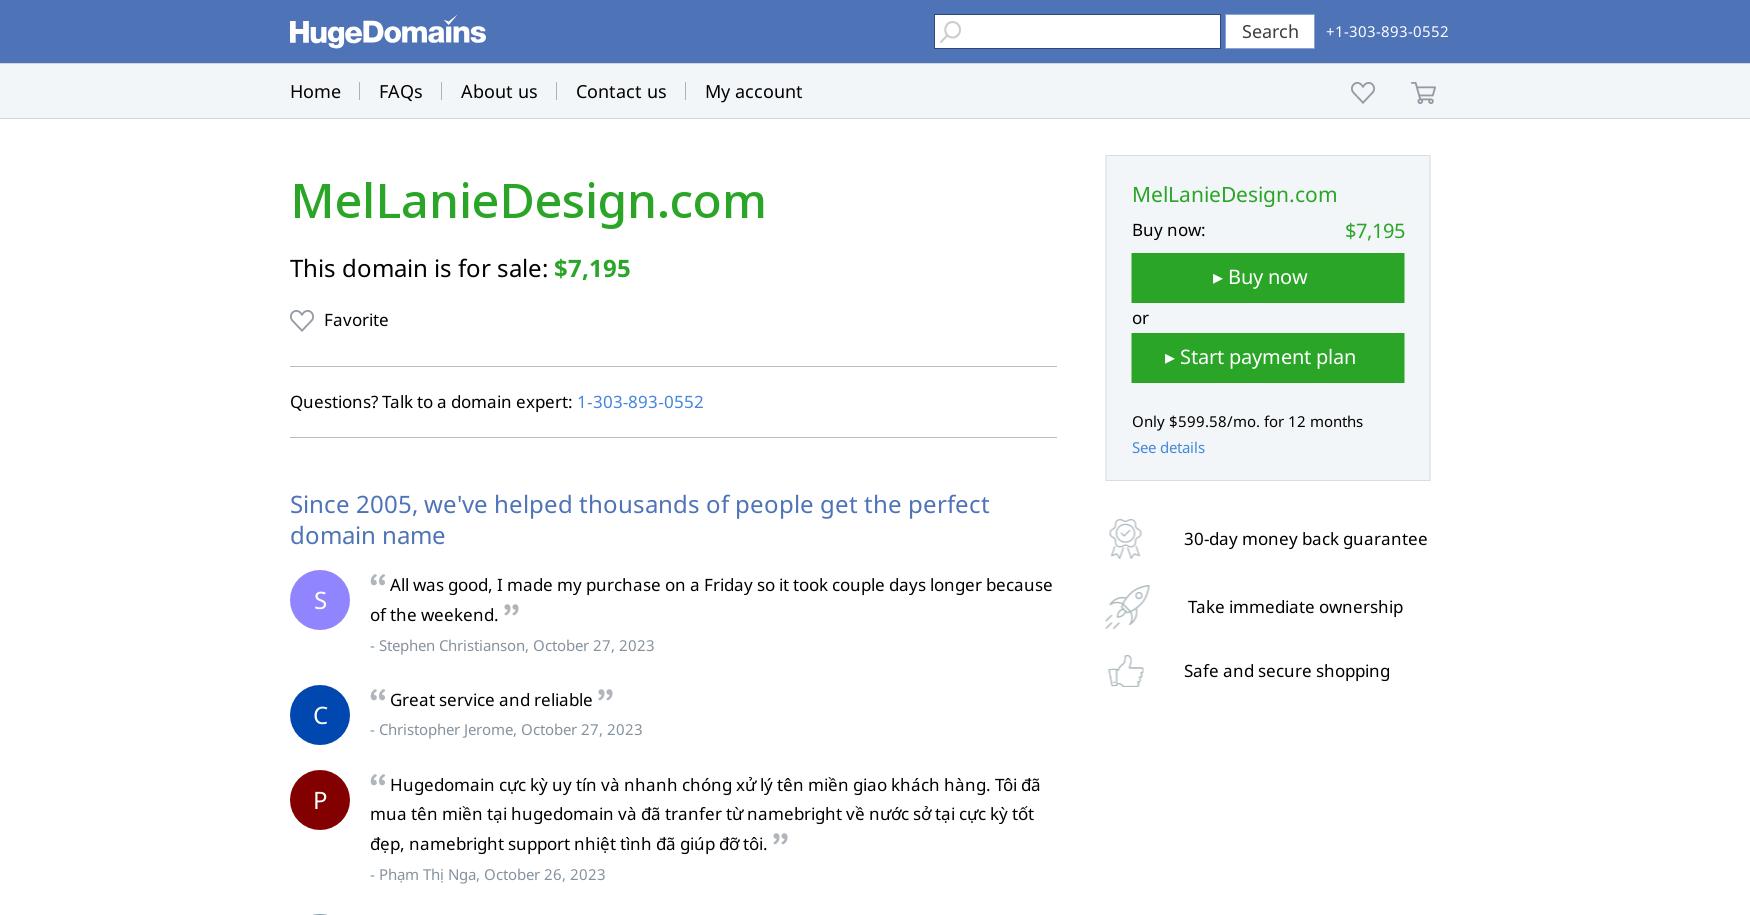 The image size is (1750, 915). Describe the element at coordinates (356, 319) in the screenshot. I see `'Favorite'` at that location.